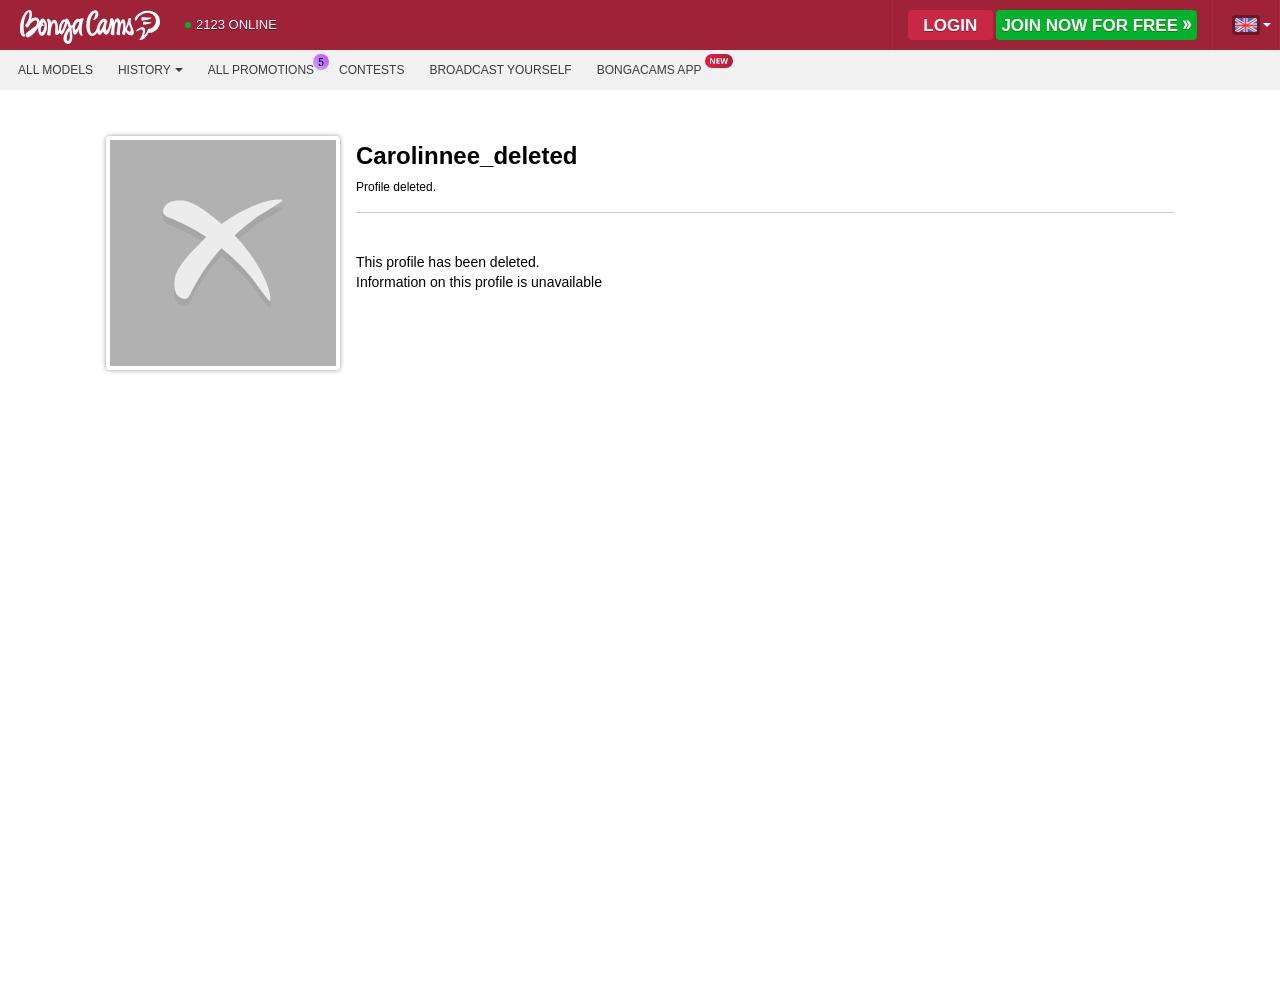 This screenshot has height=1000, width=1280. Describe the element at coordinates (142, 69) in the screenshot. I see `'History'` at that location.